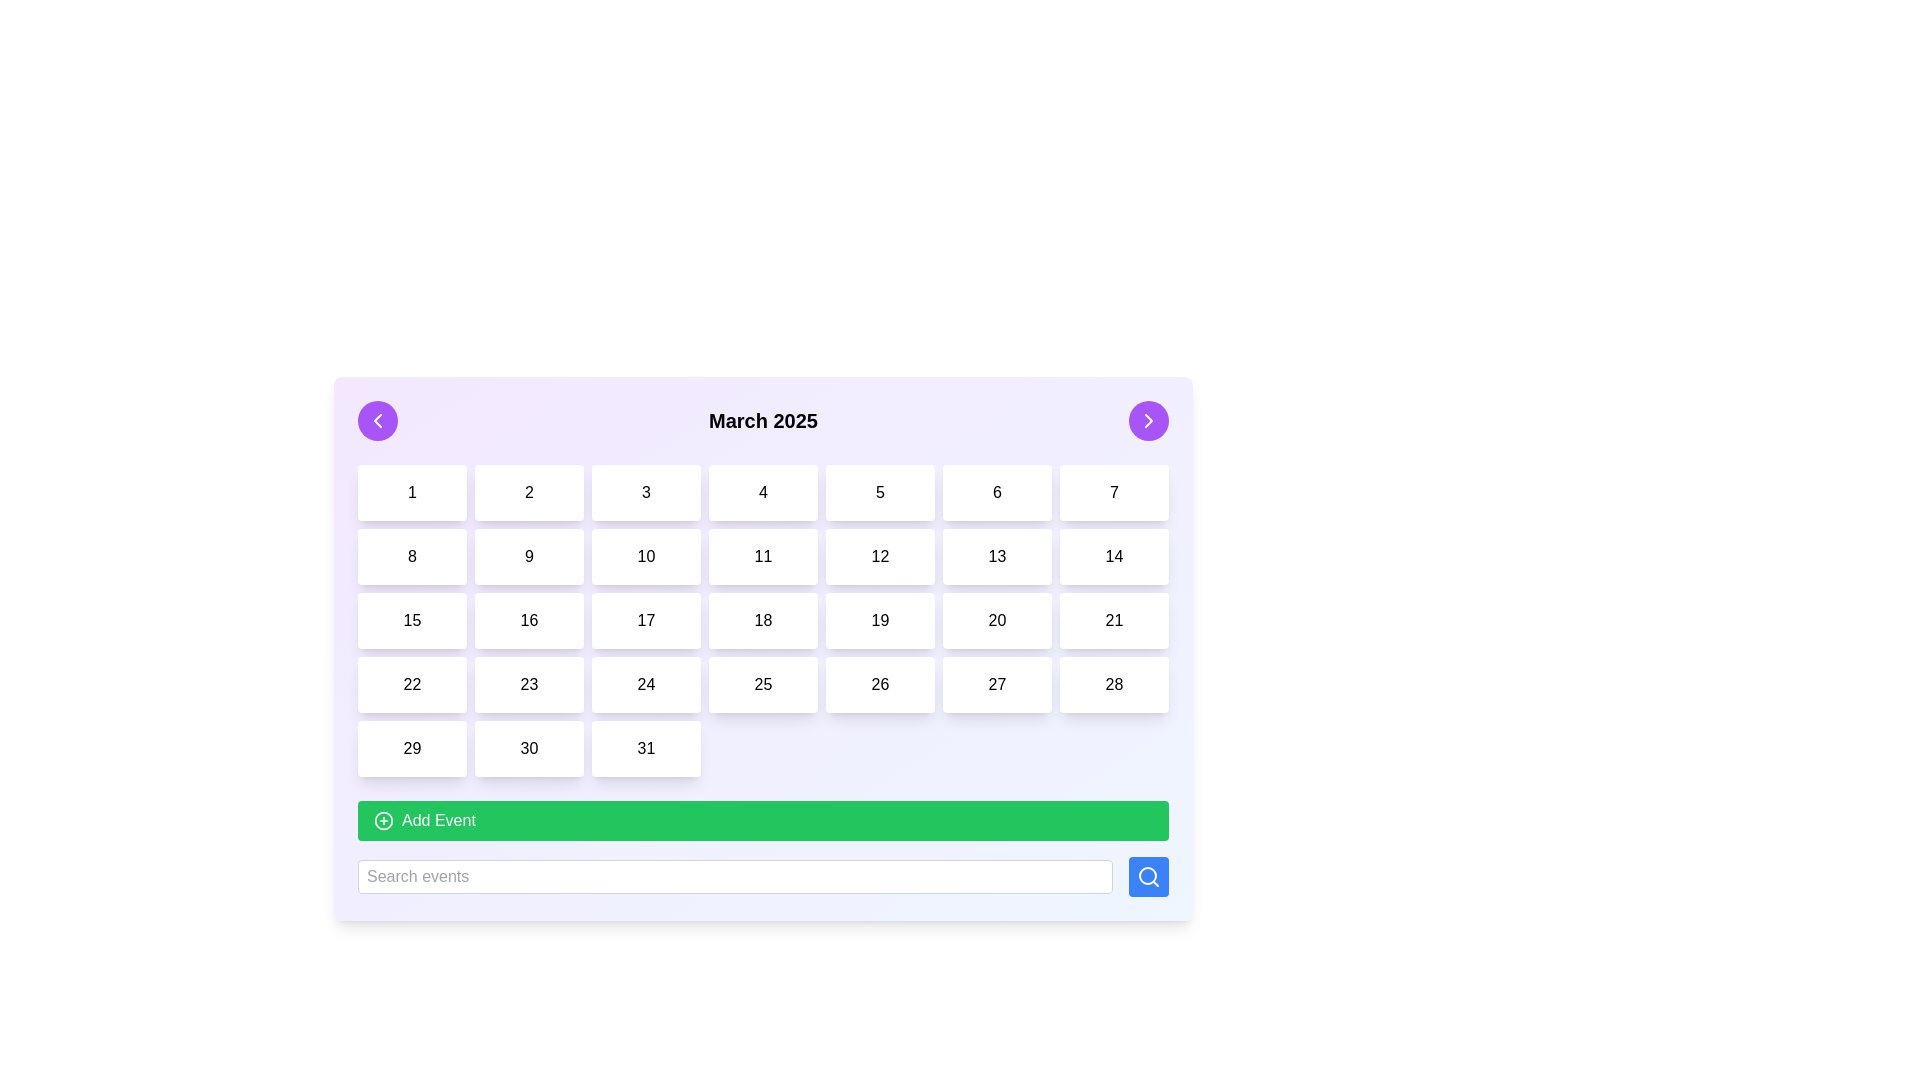 This screenshot has height=1080, width=1920. What do you see at coordinates (762, 684) in the screenshot?
I see `the static content block displaying the number '25' in bold black font, which is part of a grid layout in the fourth row and fourth column, surrounded by other numerical values` at bounding box center [762, 684].